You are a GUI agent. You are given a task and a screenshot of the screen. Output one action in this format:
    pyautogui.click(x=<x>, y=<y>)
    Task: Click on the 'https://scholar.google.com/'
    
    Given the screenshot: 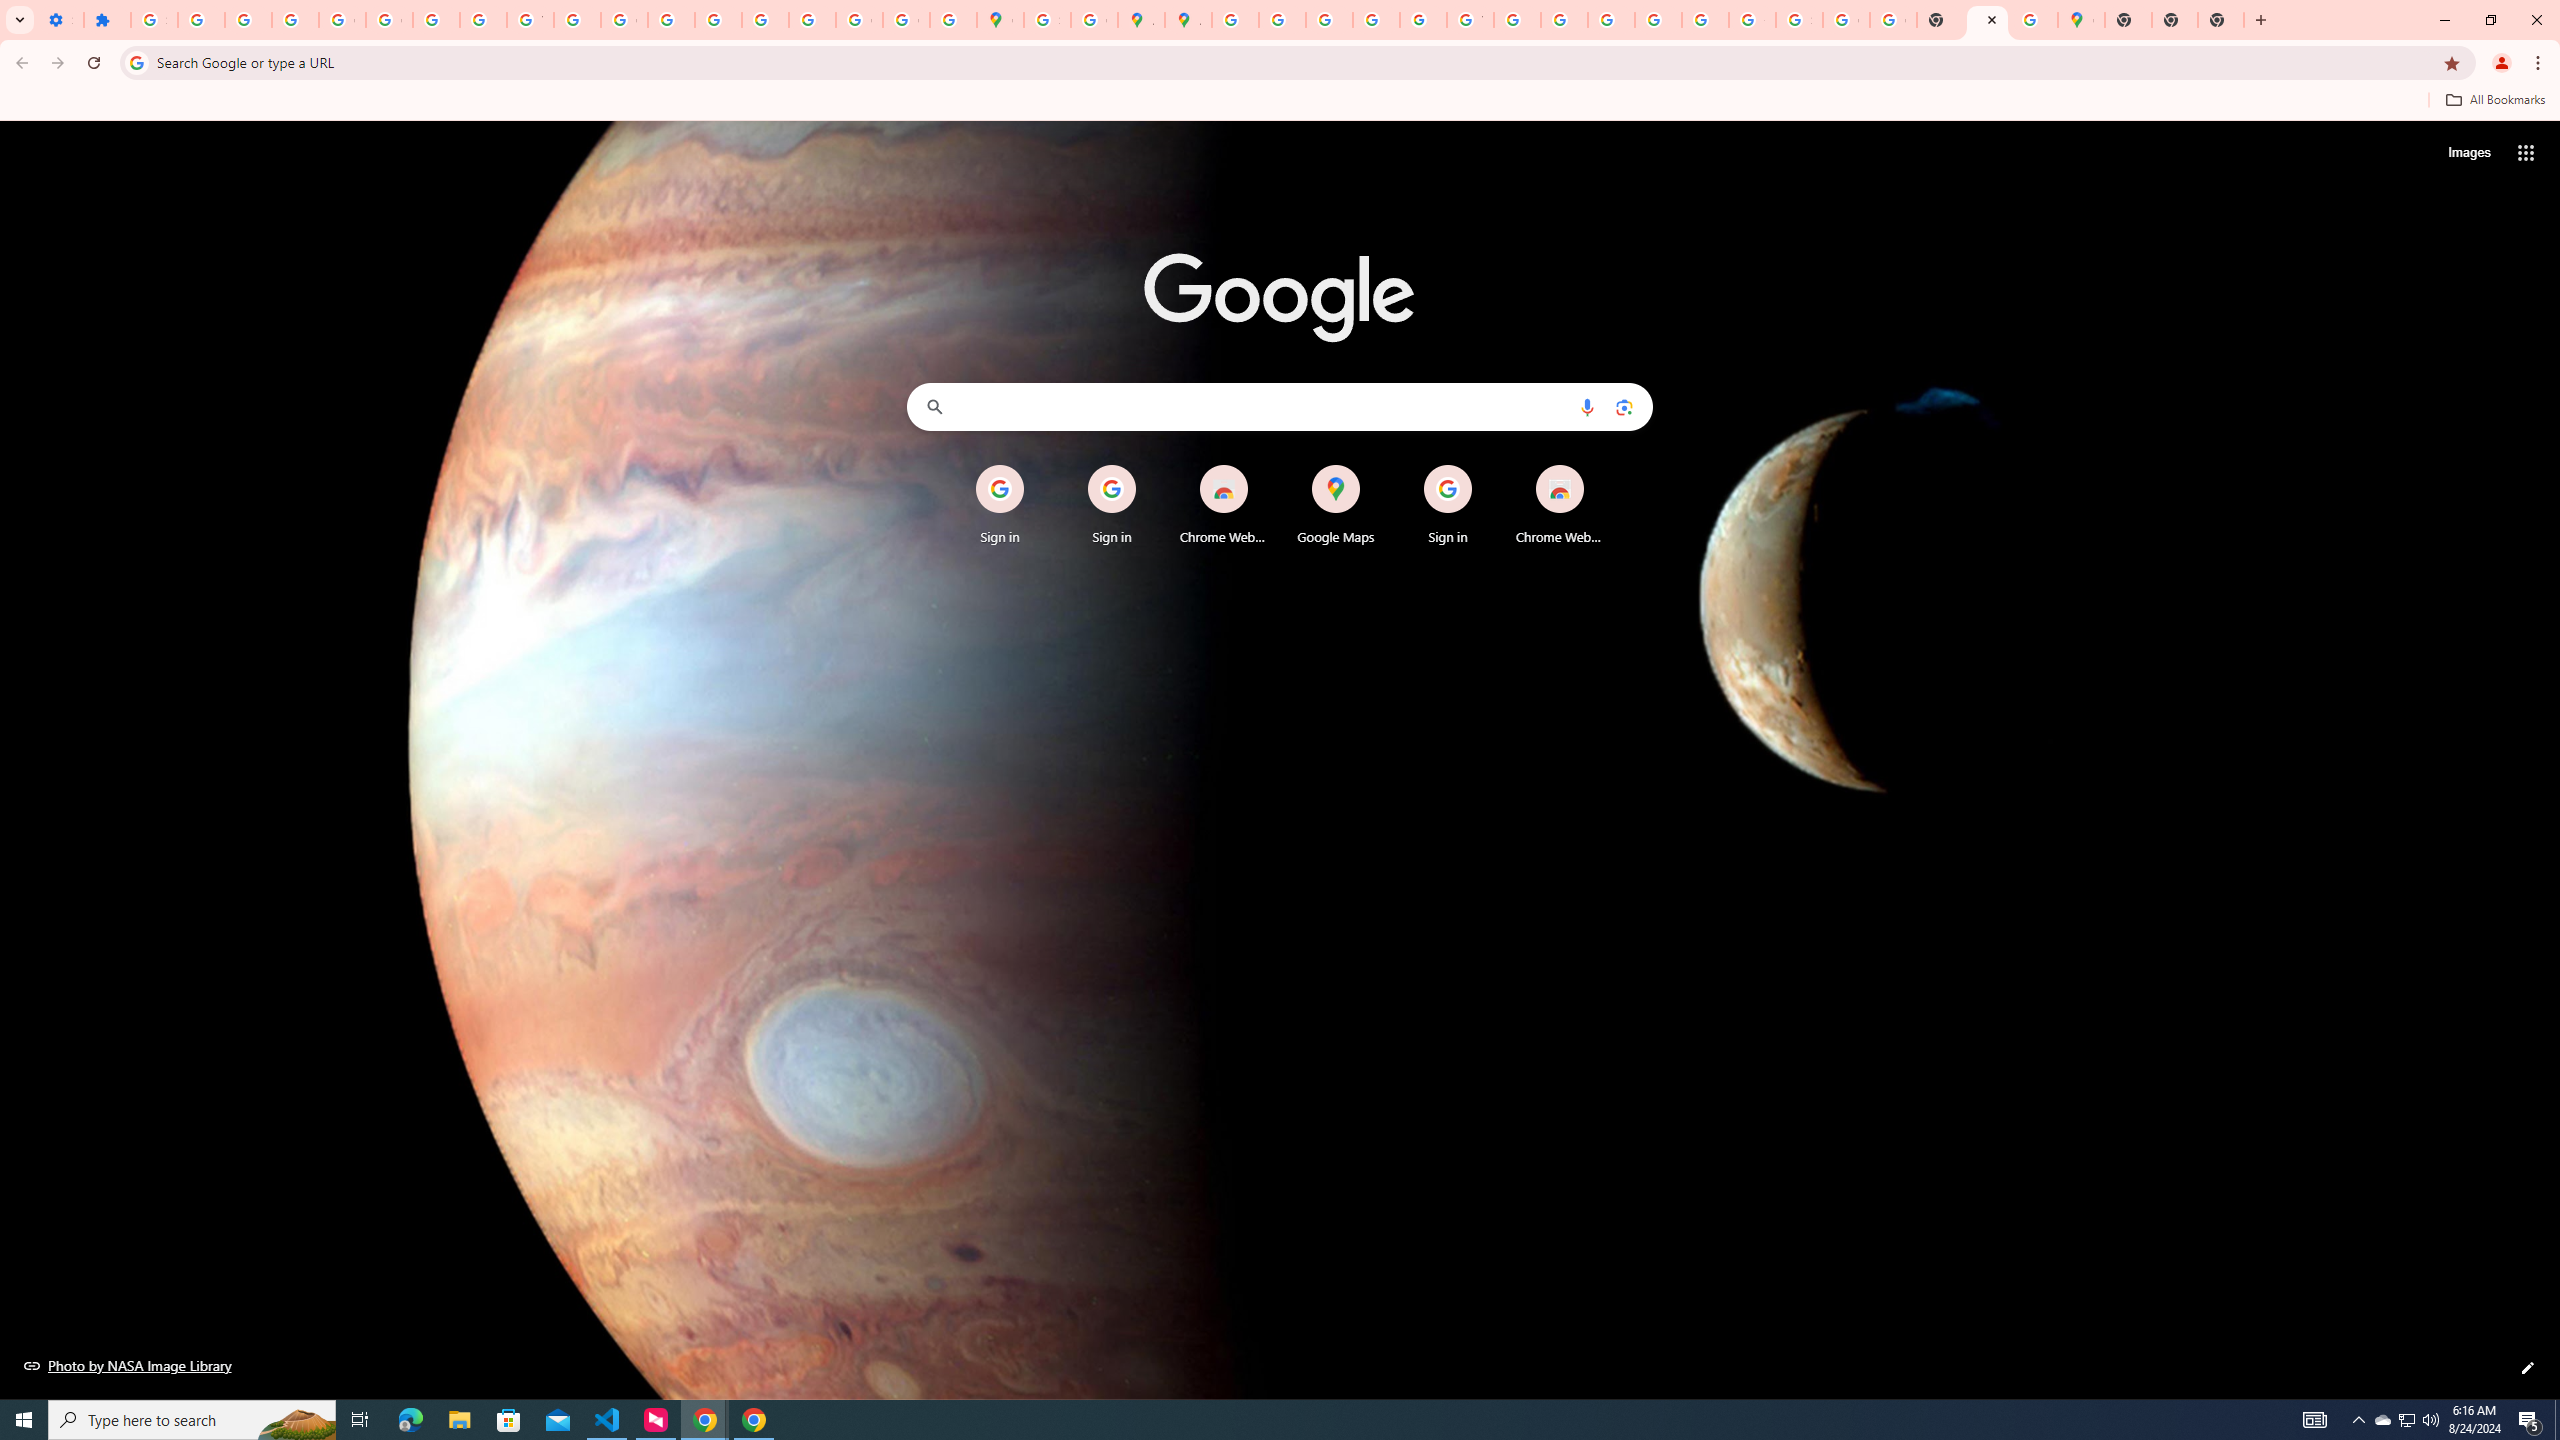 What is the action you would take?
    pyautogui.click(x=576, y=19)
    